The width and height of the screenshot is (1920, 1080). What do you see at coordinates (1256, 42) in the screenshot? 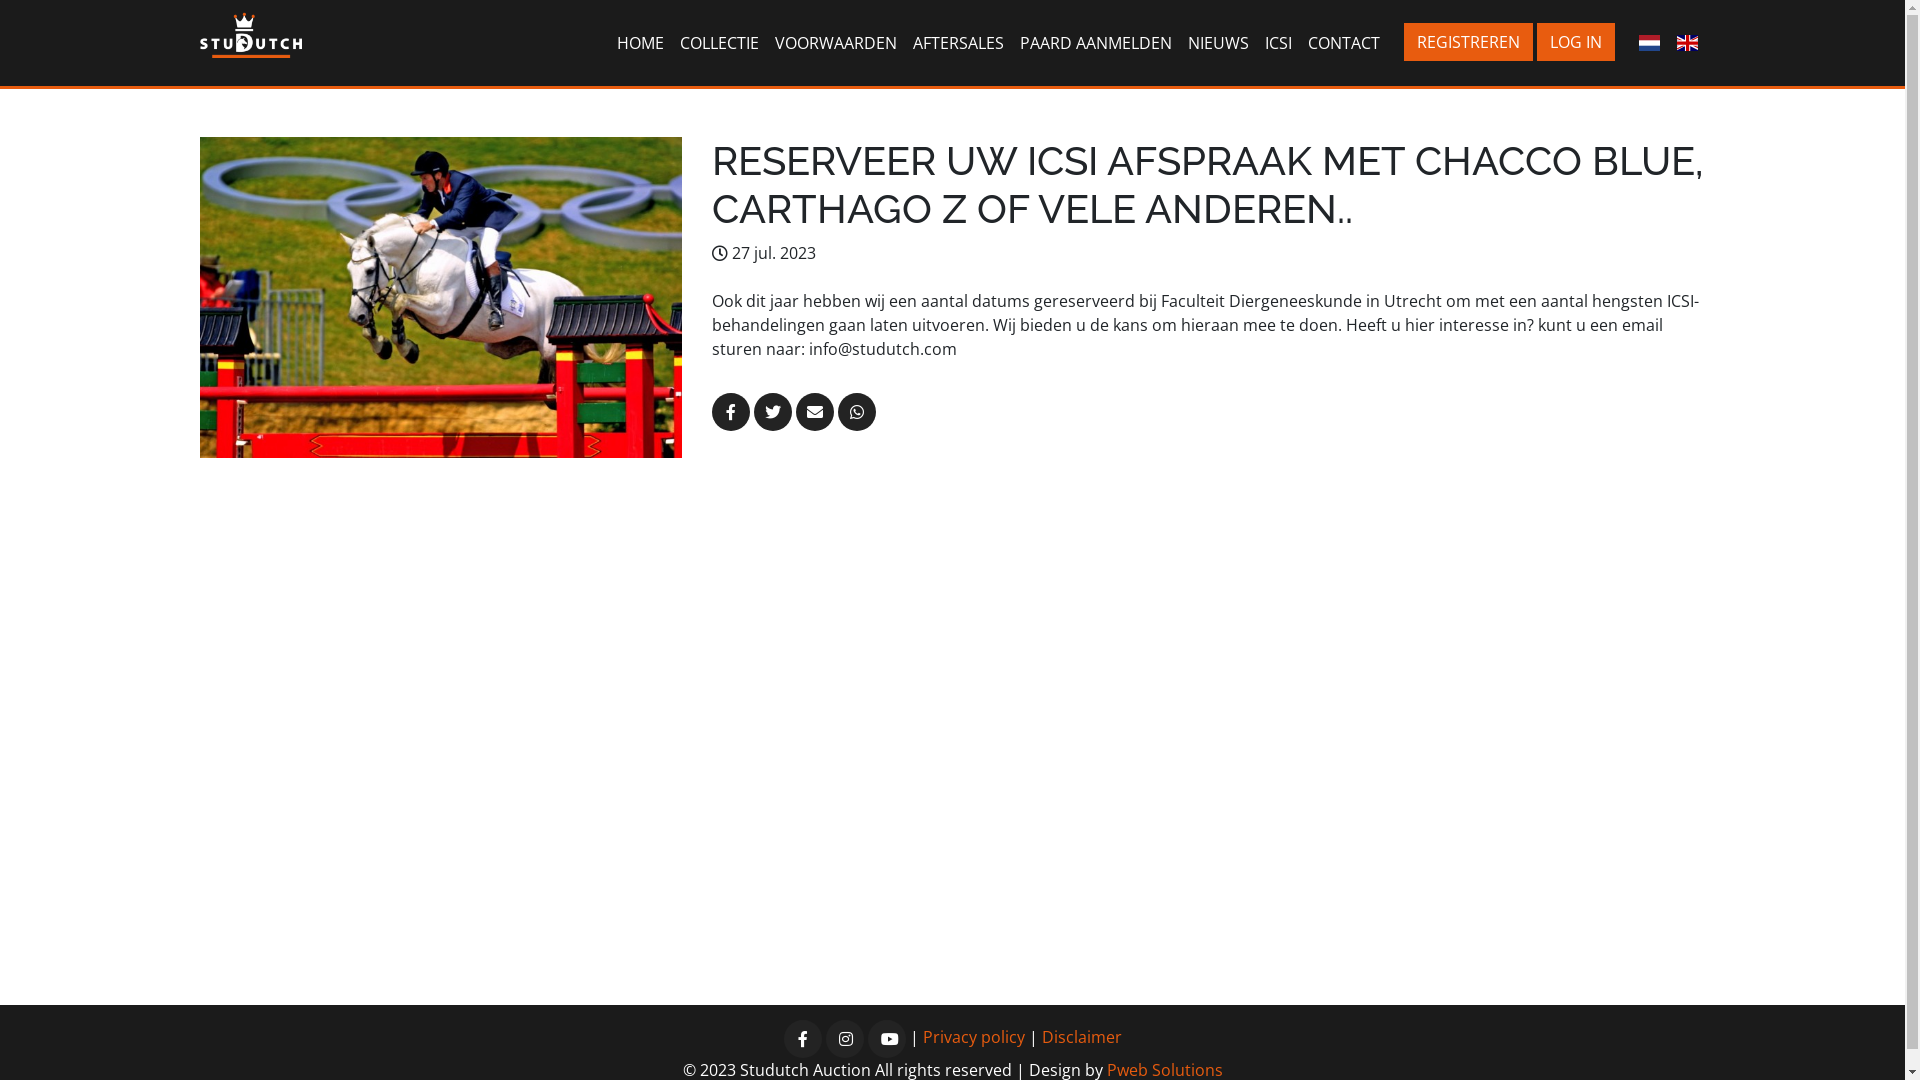
I see `'ICSI'` at bounding box center [1256, 42].